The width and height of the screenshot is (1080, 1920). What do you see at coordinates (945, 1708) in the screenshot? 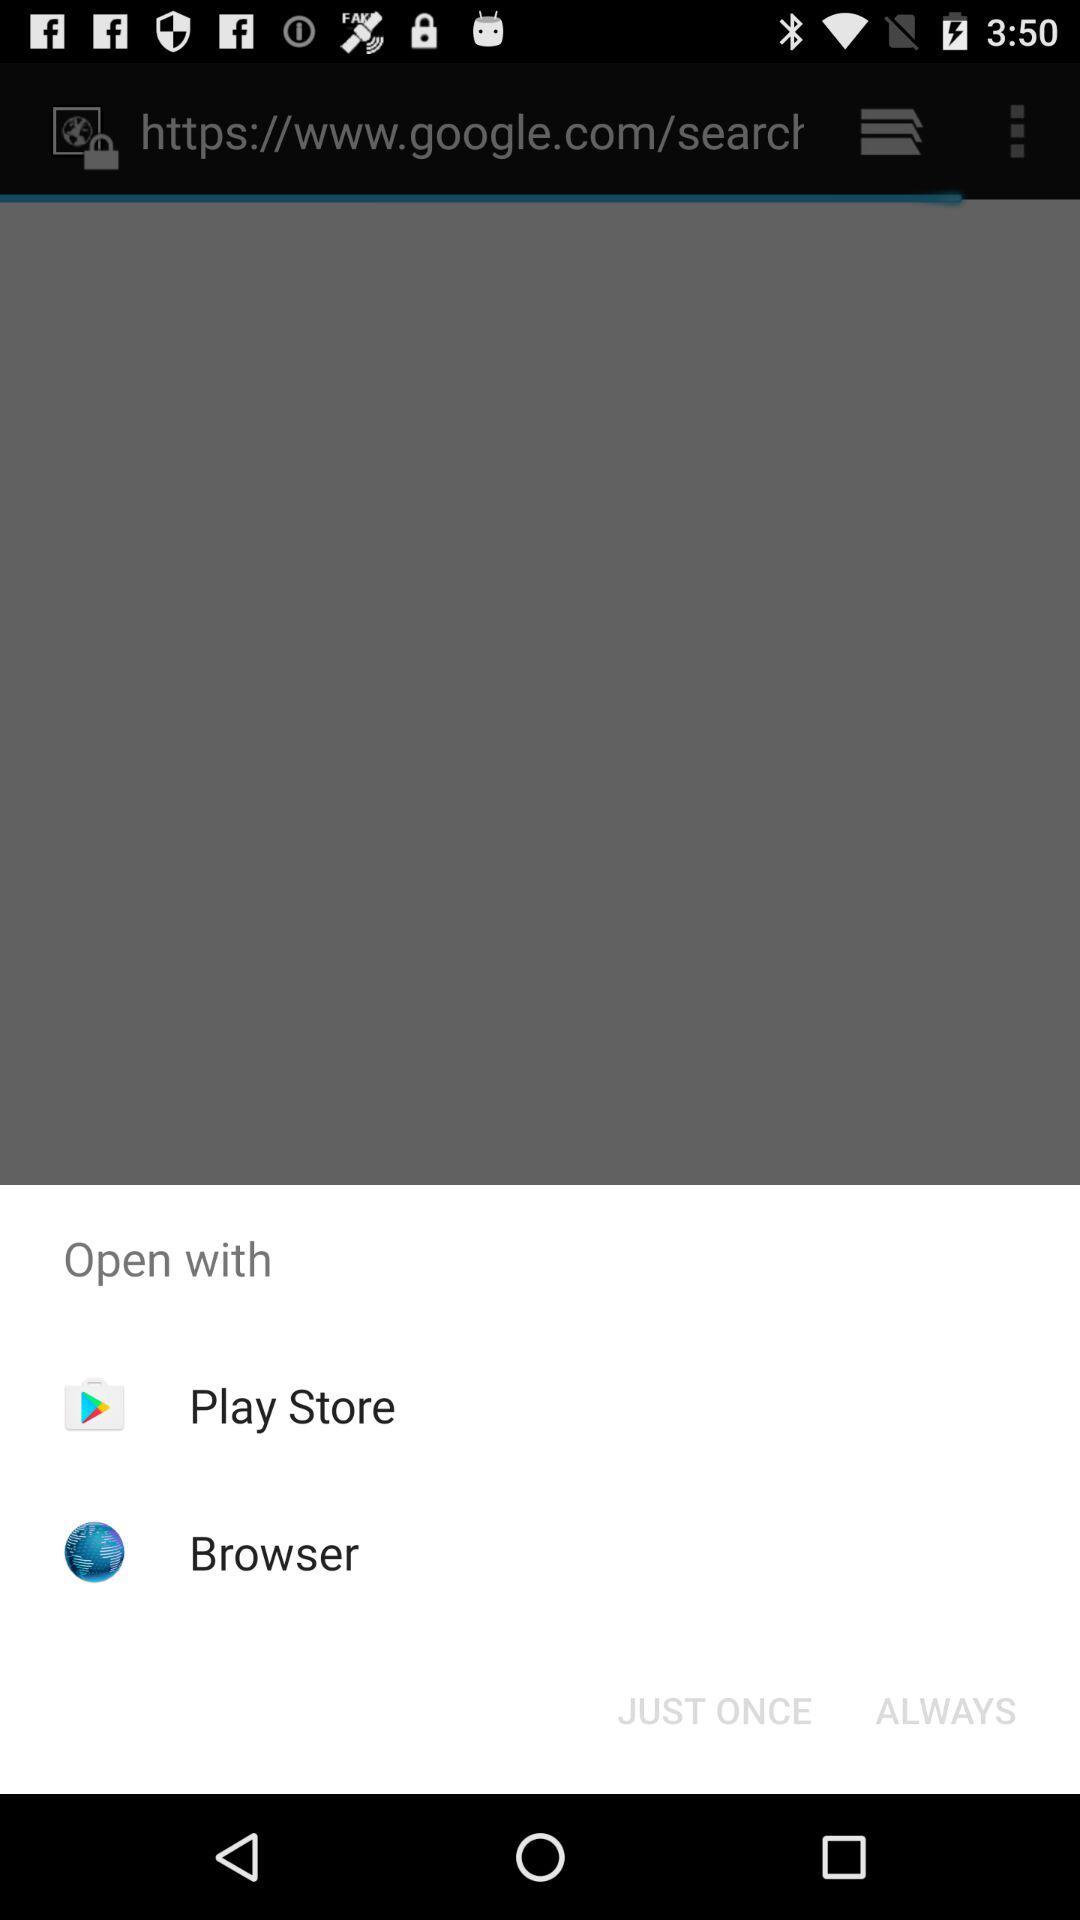
I see `the always` at bounding box center [945, 1708].